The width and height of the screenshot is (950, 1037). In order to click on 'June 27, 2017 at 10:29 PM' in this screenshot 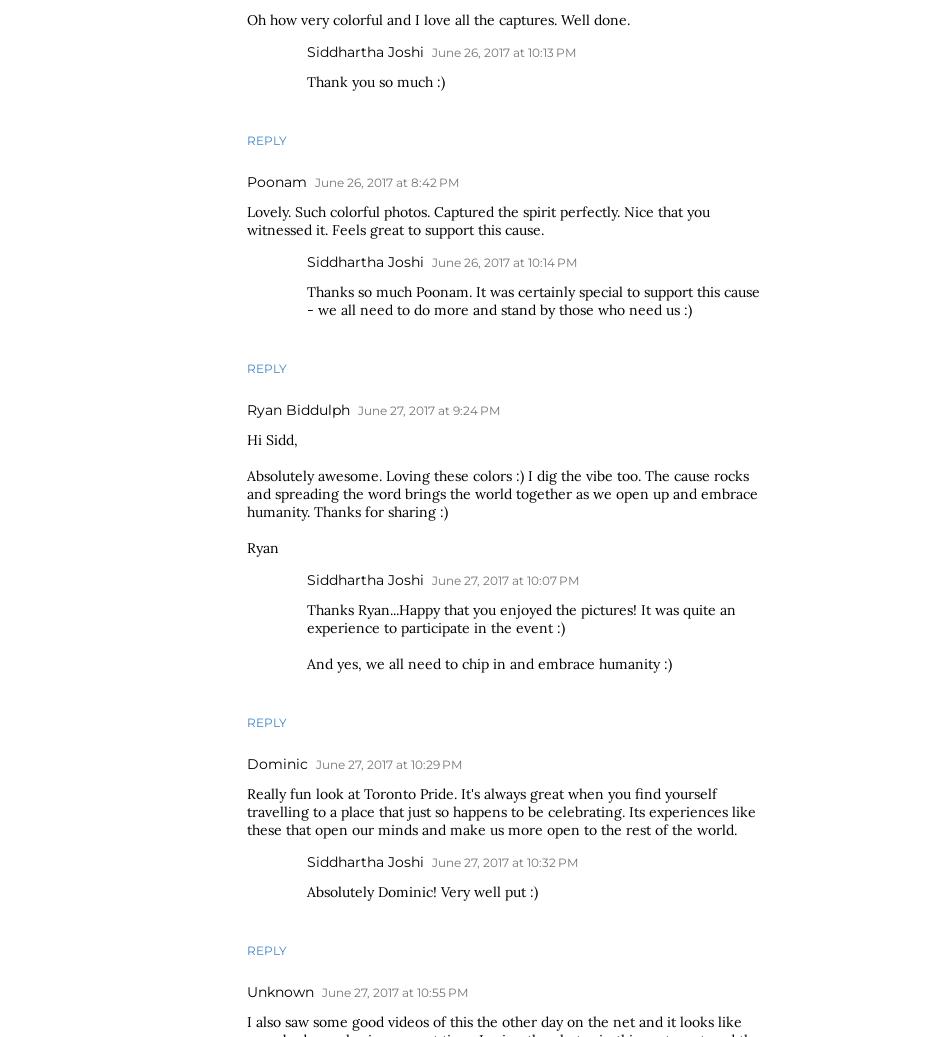, I will do `click(314, 764)`.